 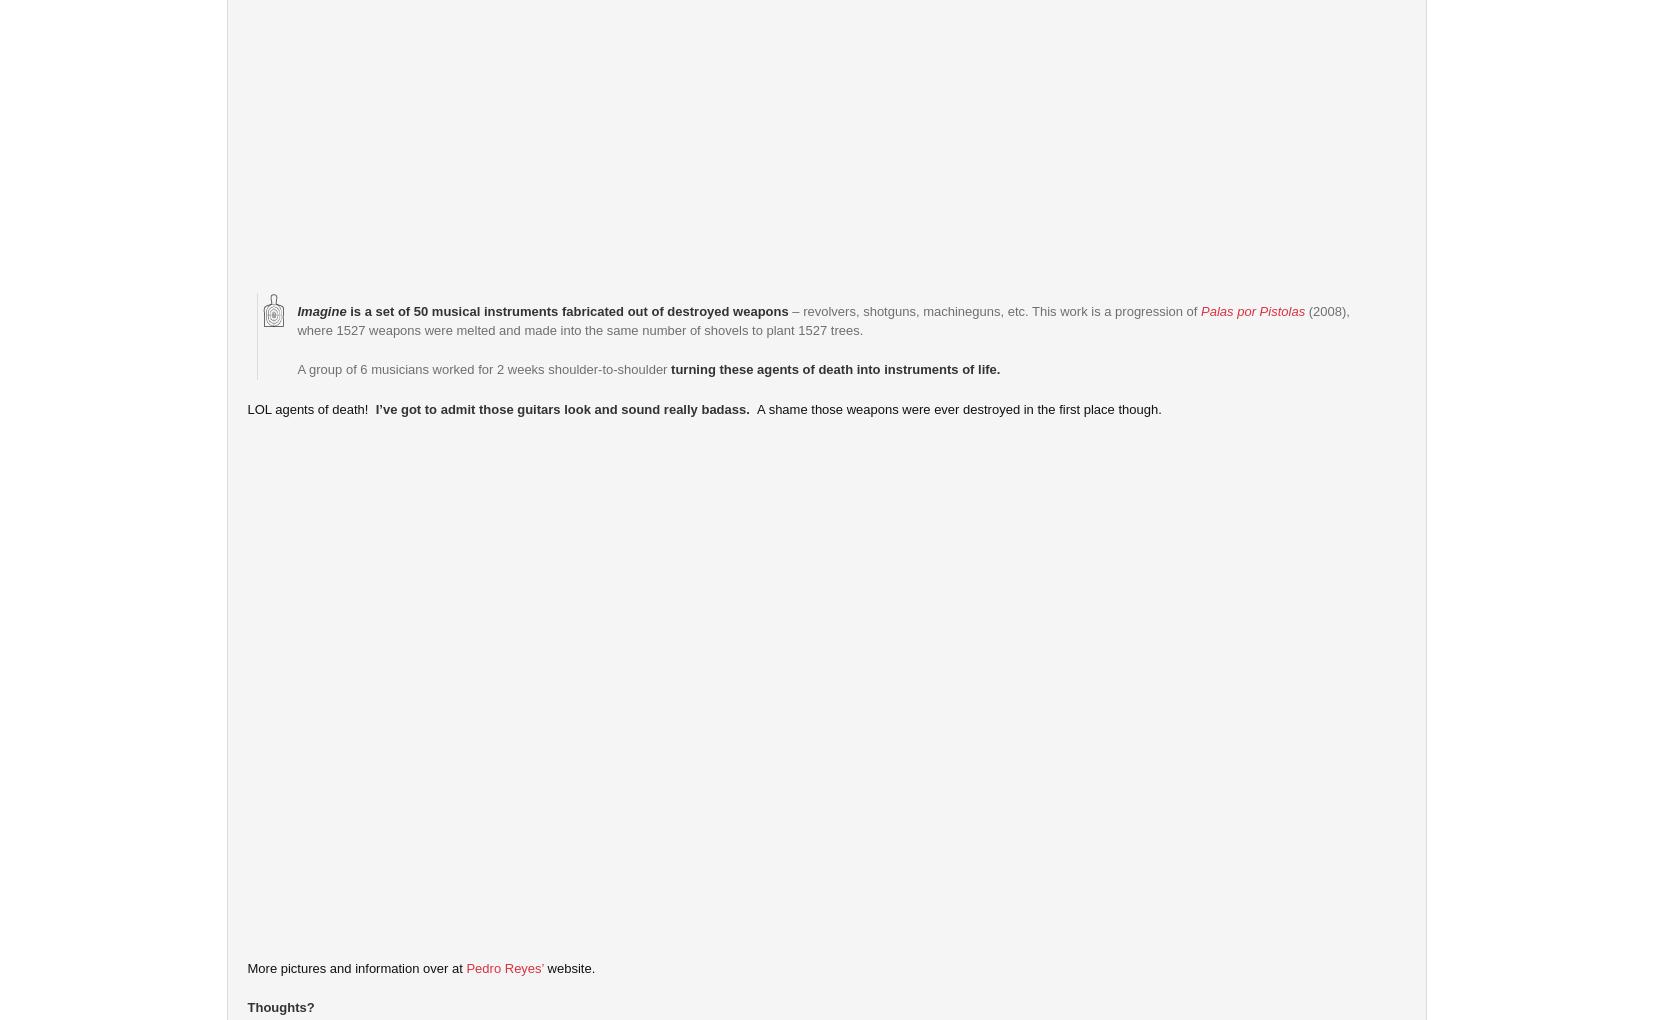 What do you see at coordinates (503, 966) in the screenshot?
I see `'Pedro Reyes’'` at bounding box center [503, 966].